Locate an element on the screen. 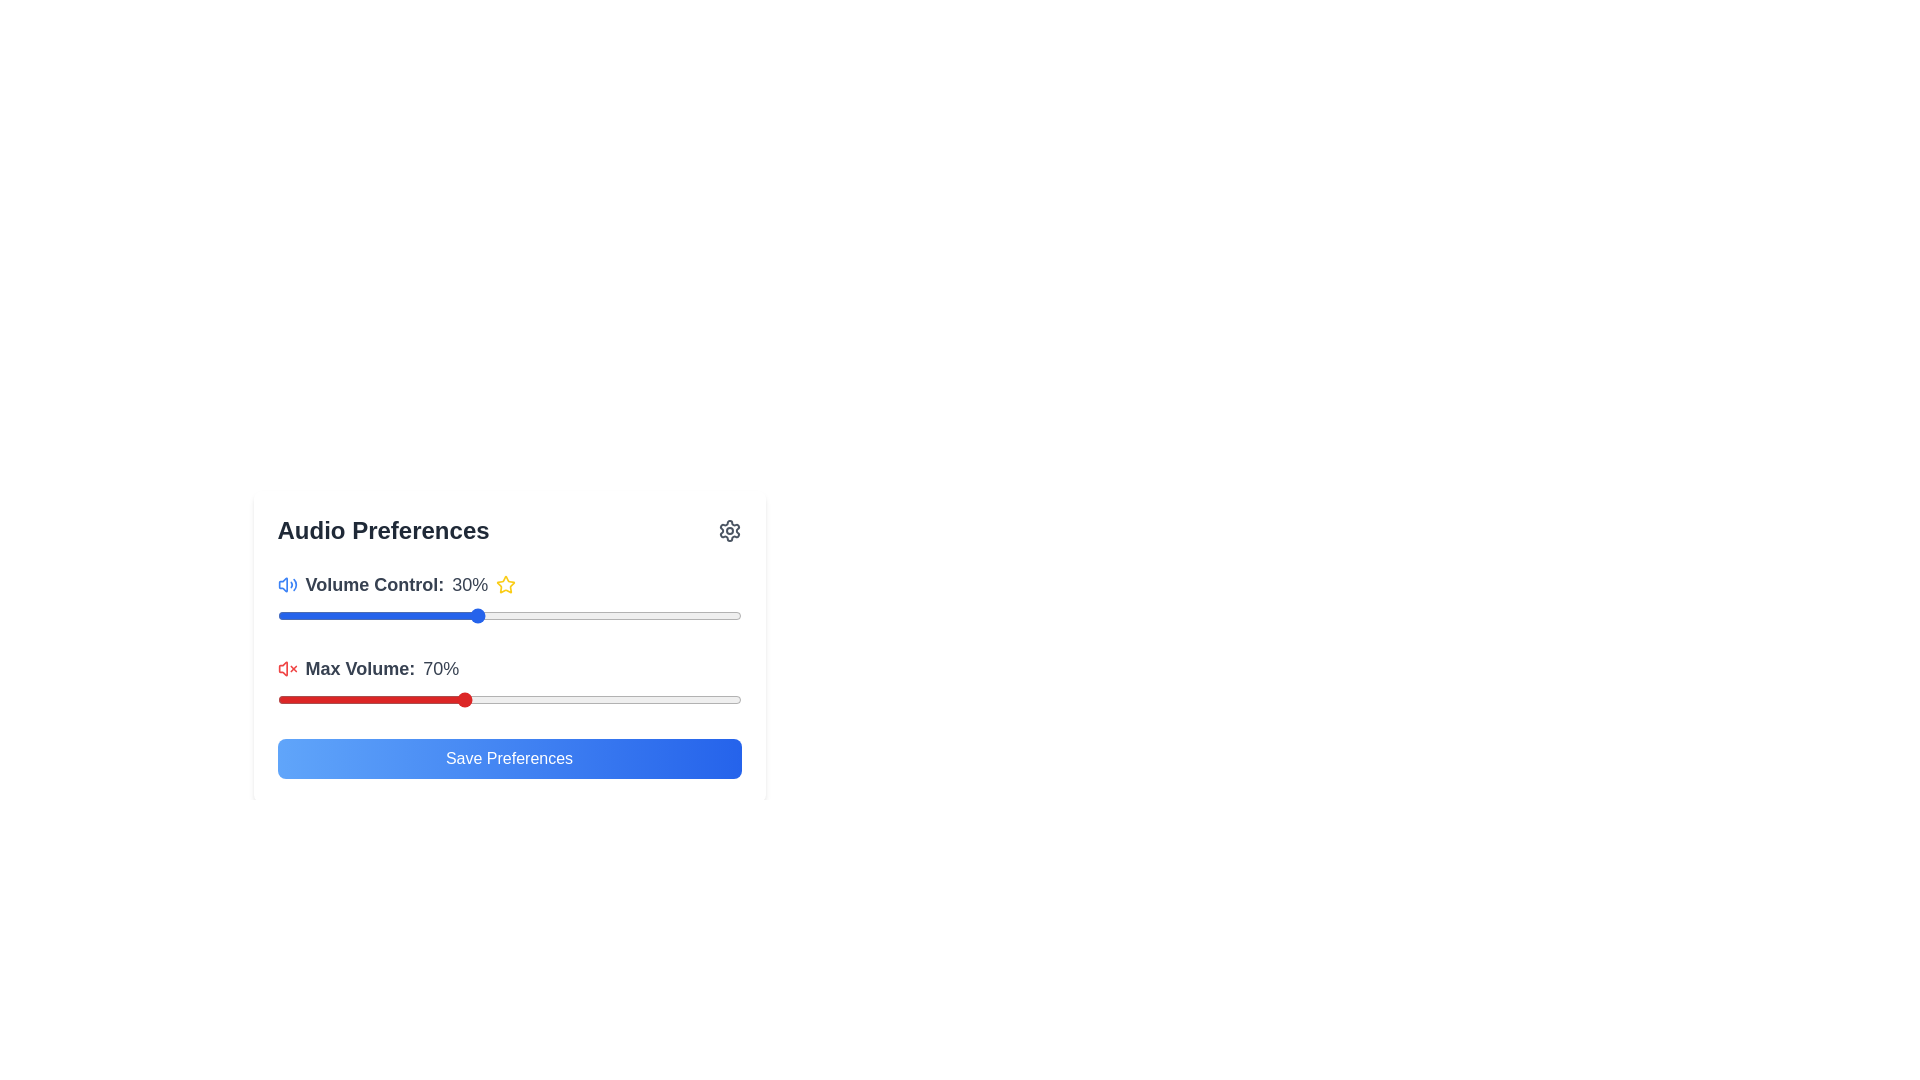 Image resolution: width=1920 pixels, height=1080 pixels. the max volume is located at coordinates (415, 698).